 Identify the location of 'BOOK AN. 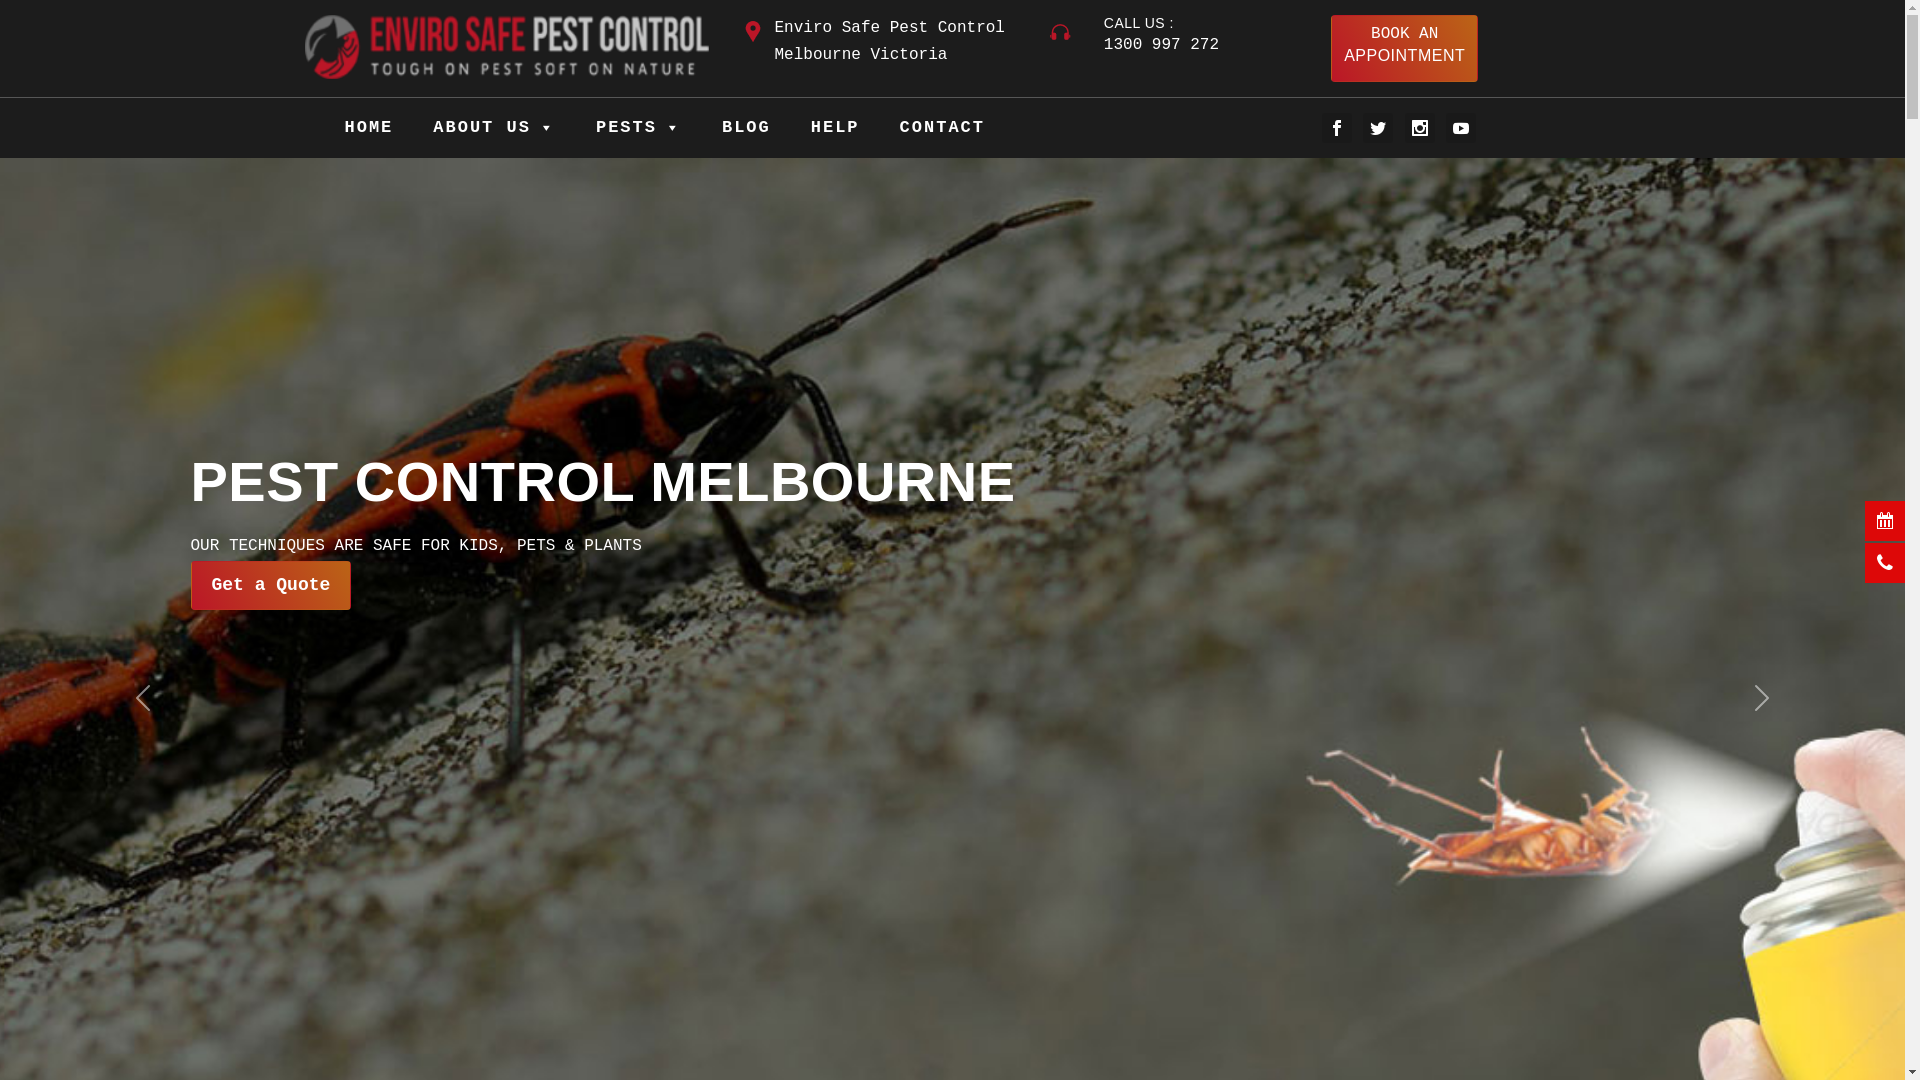
(1403, 47).